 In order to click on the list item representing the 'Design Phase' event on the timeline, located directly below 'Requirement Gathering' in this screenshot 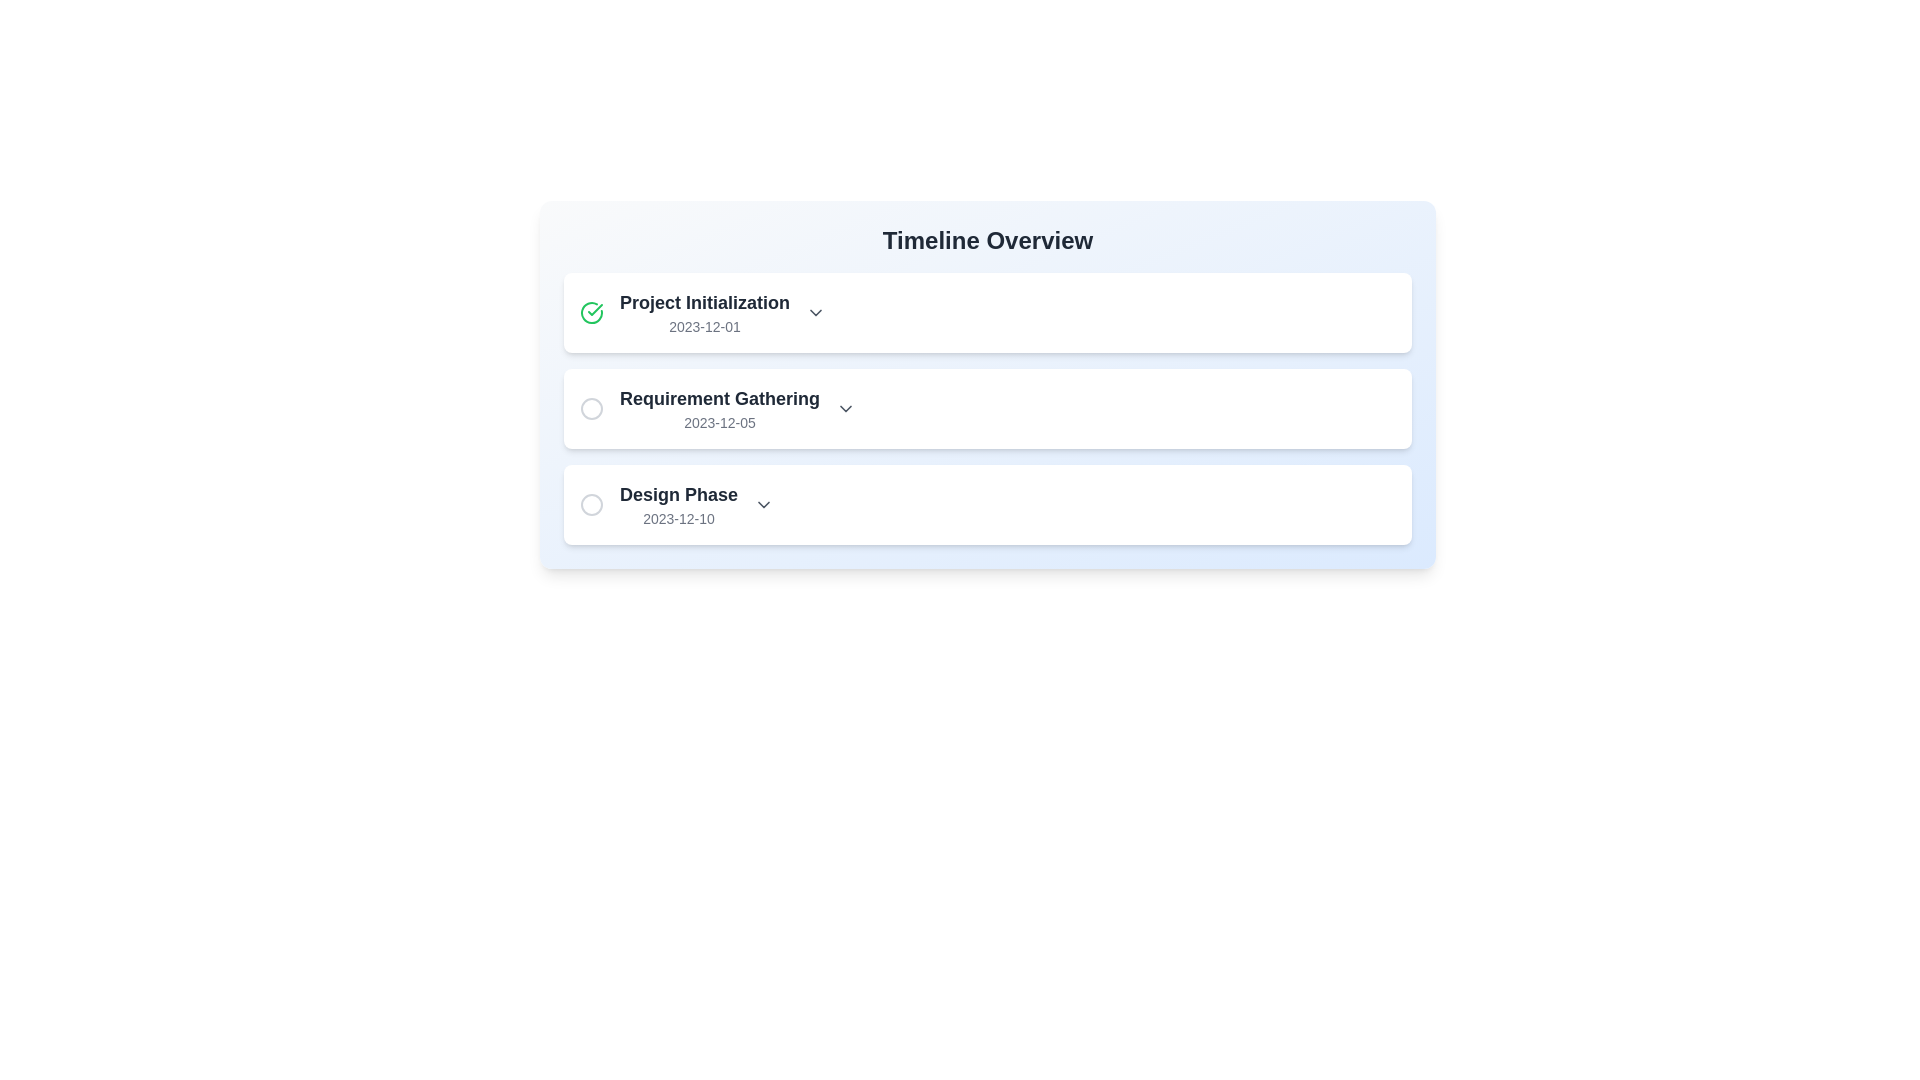, I will do `click(988, 504)`.